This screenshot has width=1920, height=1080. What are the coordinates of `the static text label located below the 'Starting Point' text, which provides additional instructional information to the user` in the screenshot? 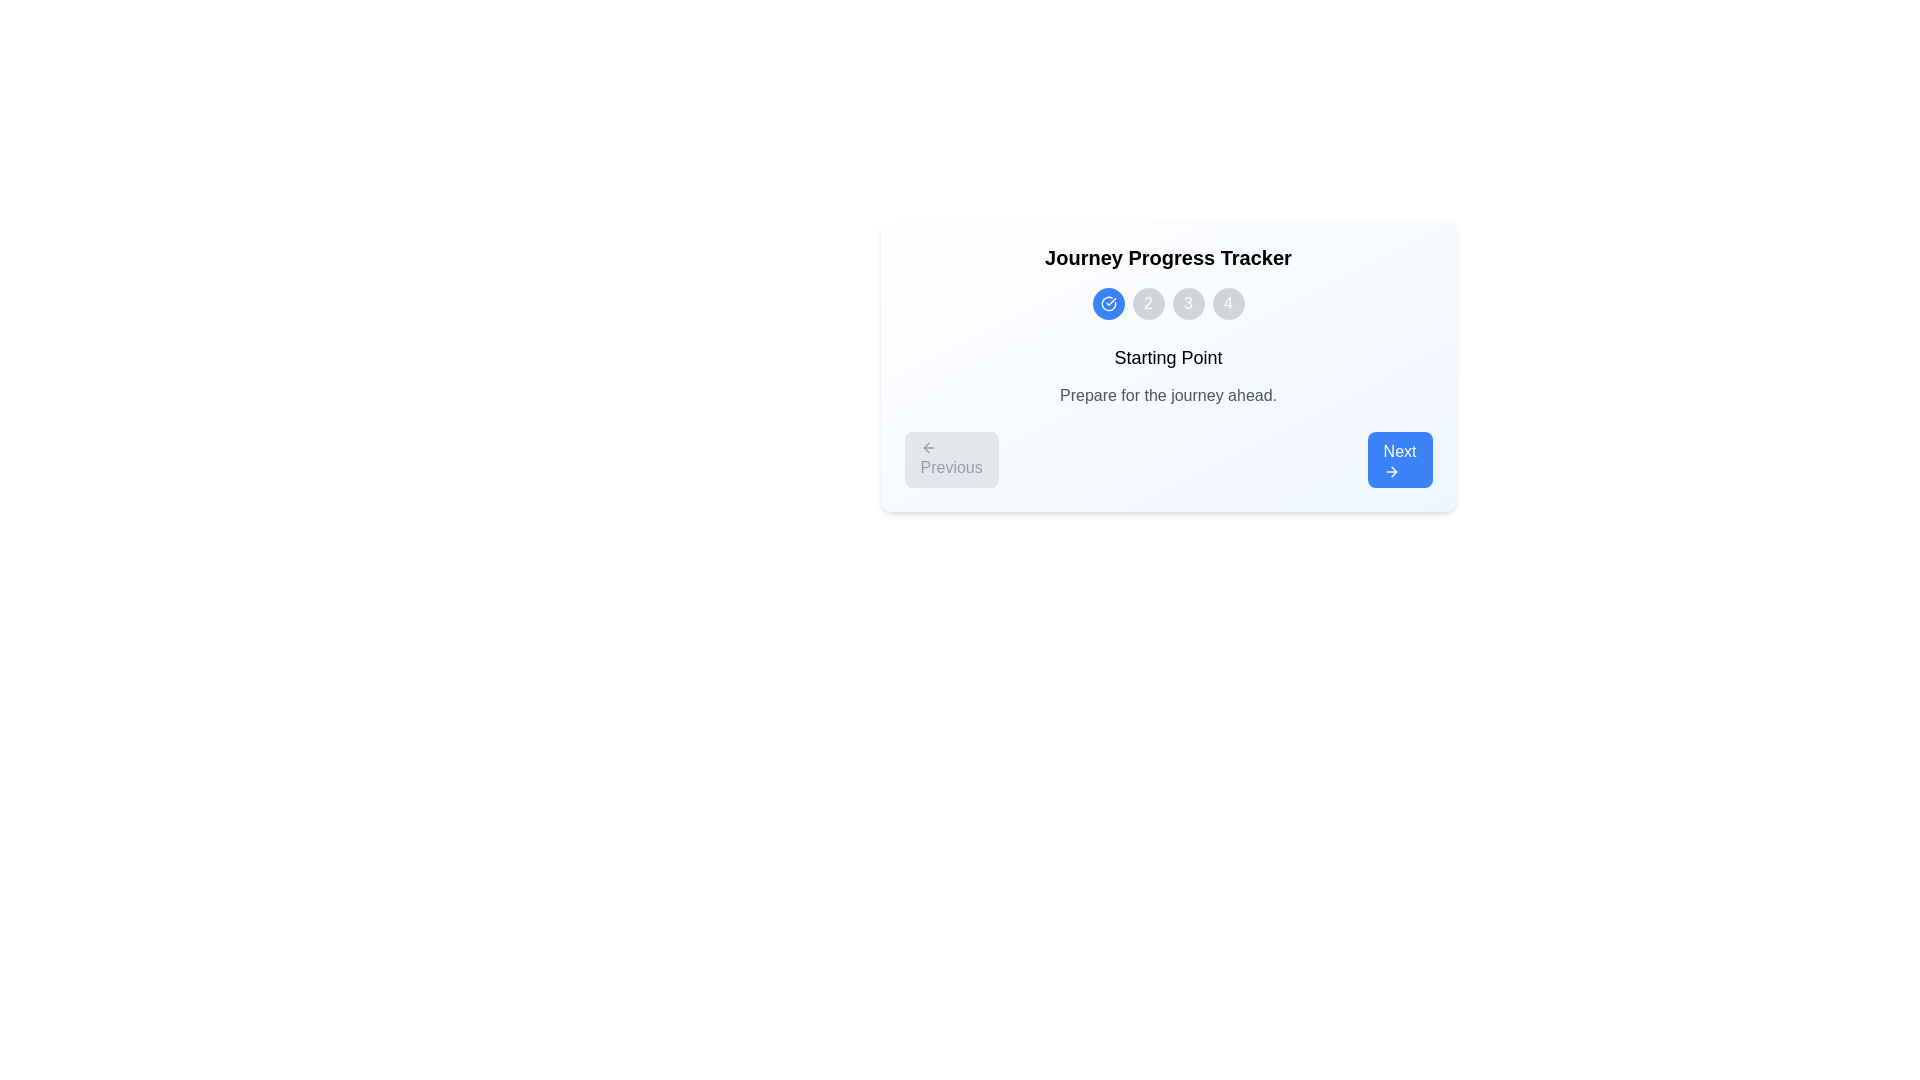 It's located at (1168, 396).